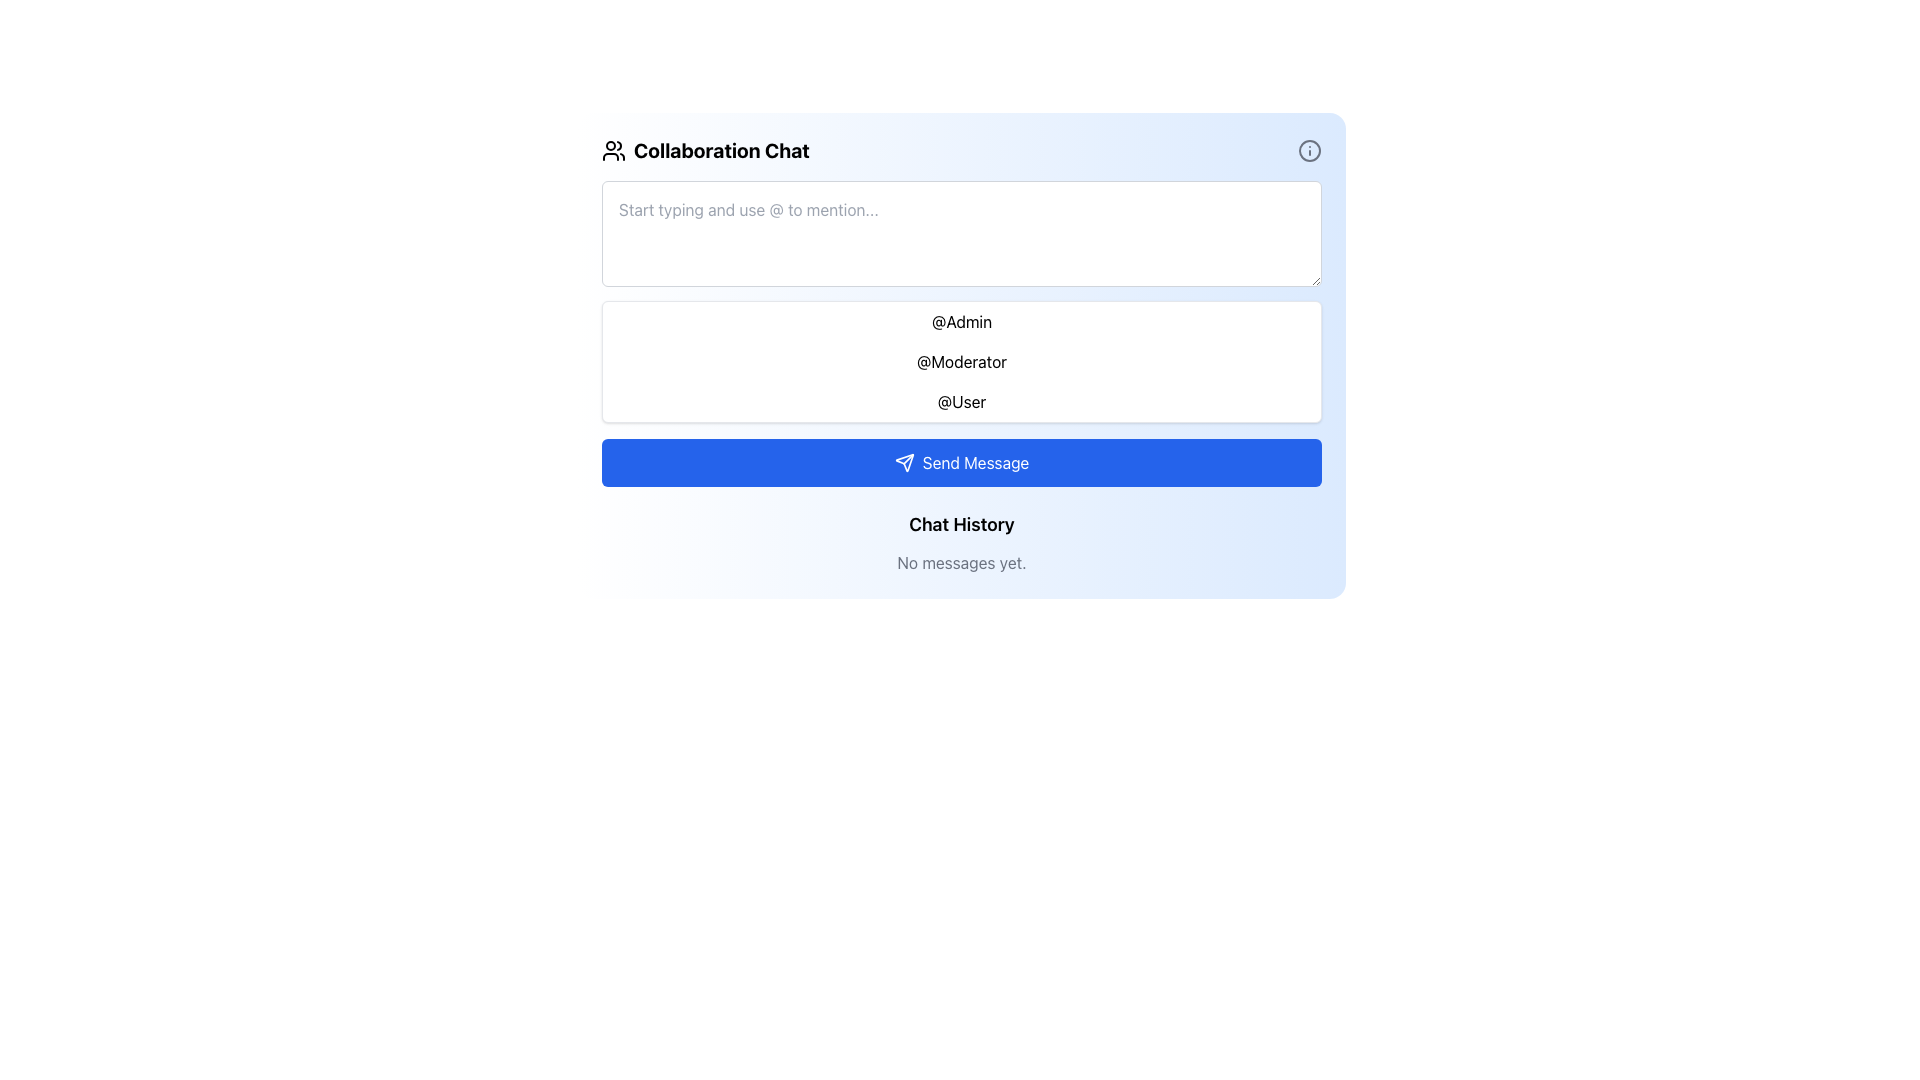 This screenshot has width=1920, height=1080. What do you see at coordinates (961, 320) in the screenshot?
I see `the first static text item '@Admin' in the vertical list` at bounding box center [961, 320].